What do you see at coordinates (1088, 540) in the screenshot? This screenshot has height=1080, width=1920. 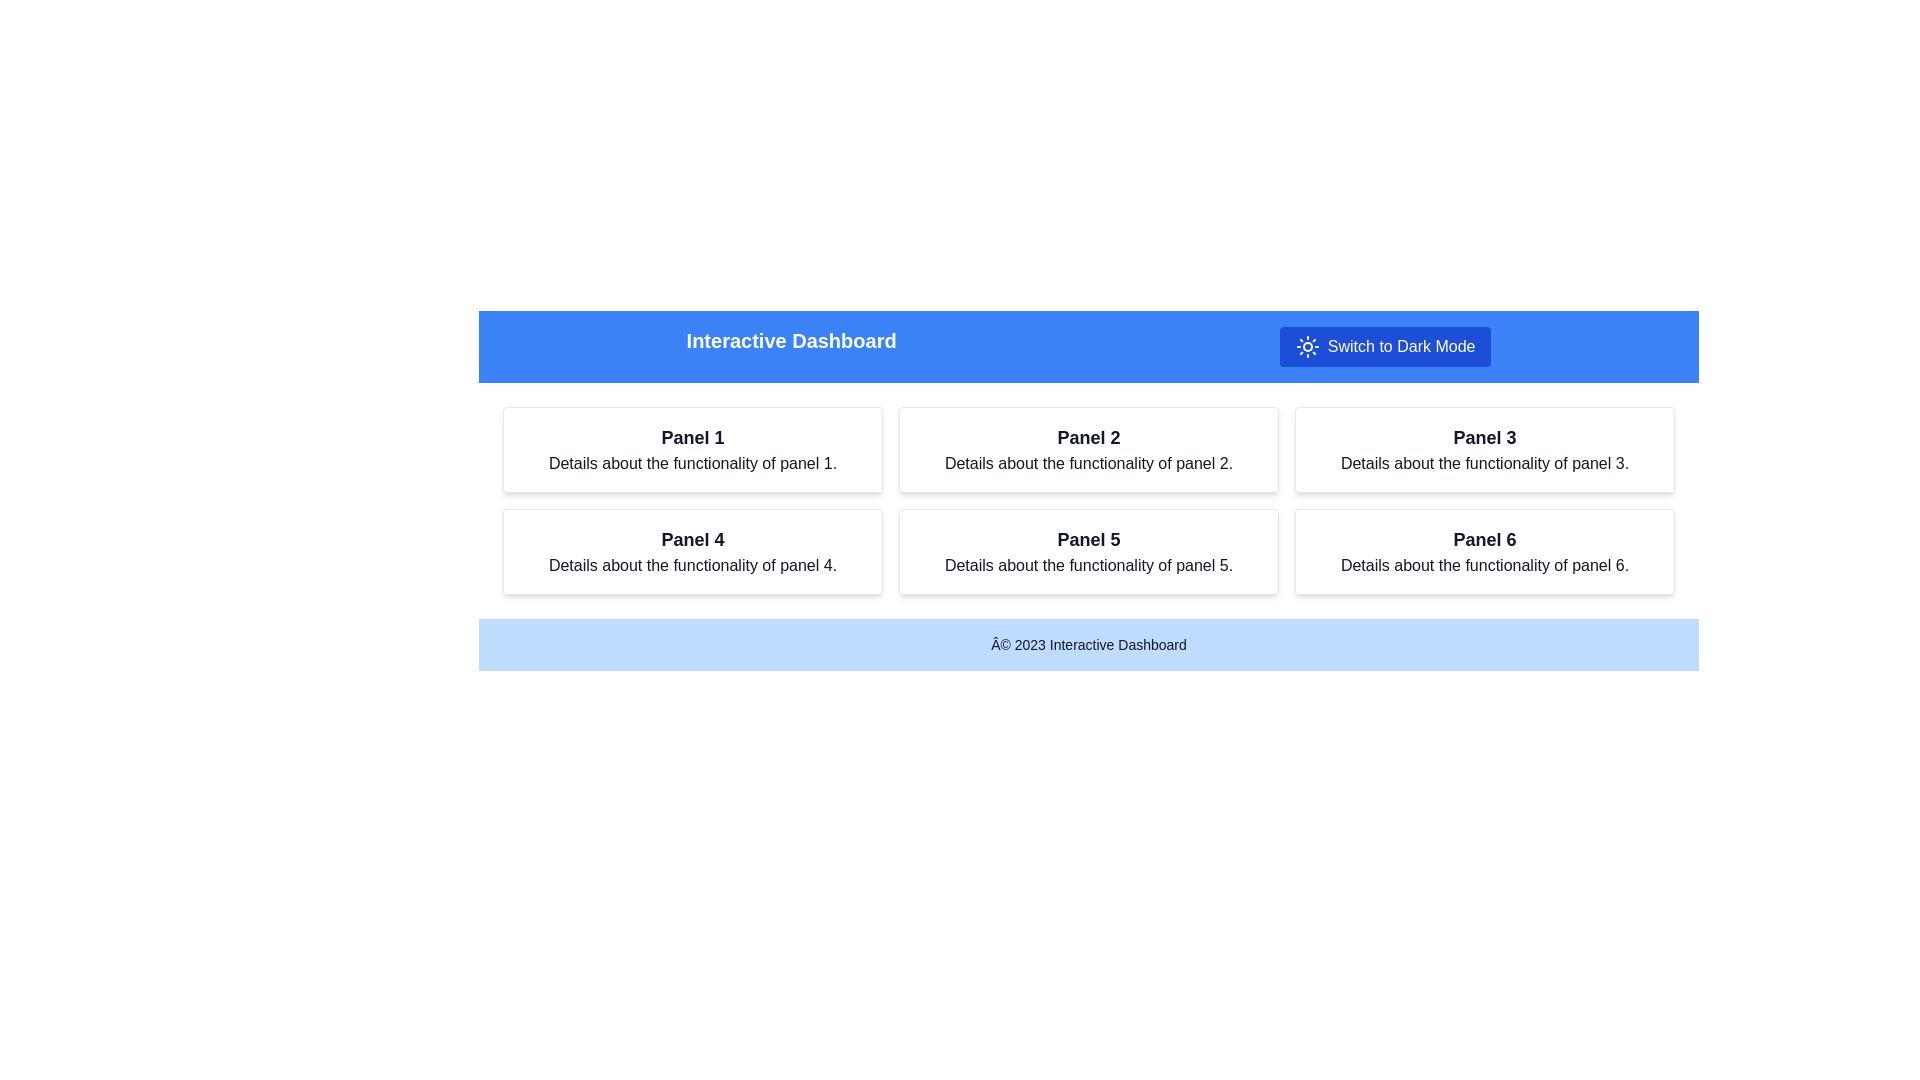 I see `the text label that serves as the title of the panel, located in the fifth card of a grid, specifically in the second row and second column` at bounding box center [1088, 540].